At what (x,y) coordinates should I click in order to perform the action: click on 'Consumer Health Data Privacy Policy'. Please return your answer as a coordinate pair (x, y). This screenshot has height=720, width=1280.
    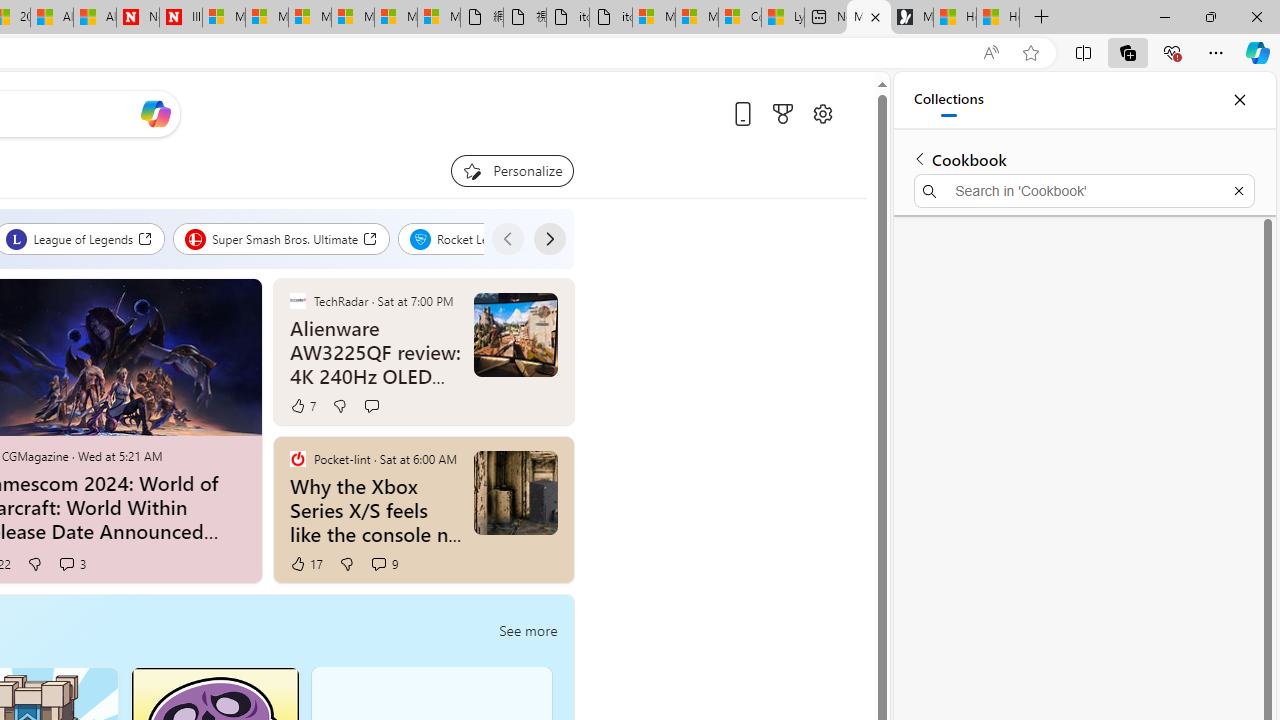
    Looking at the image, I should click on (739, 17).